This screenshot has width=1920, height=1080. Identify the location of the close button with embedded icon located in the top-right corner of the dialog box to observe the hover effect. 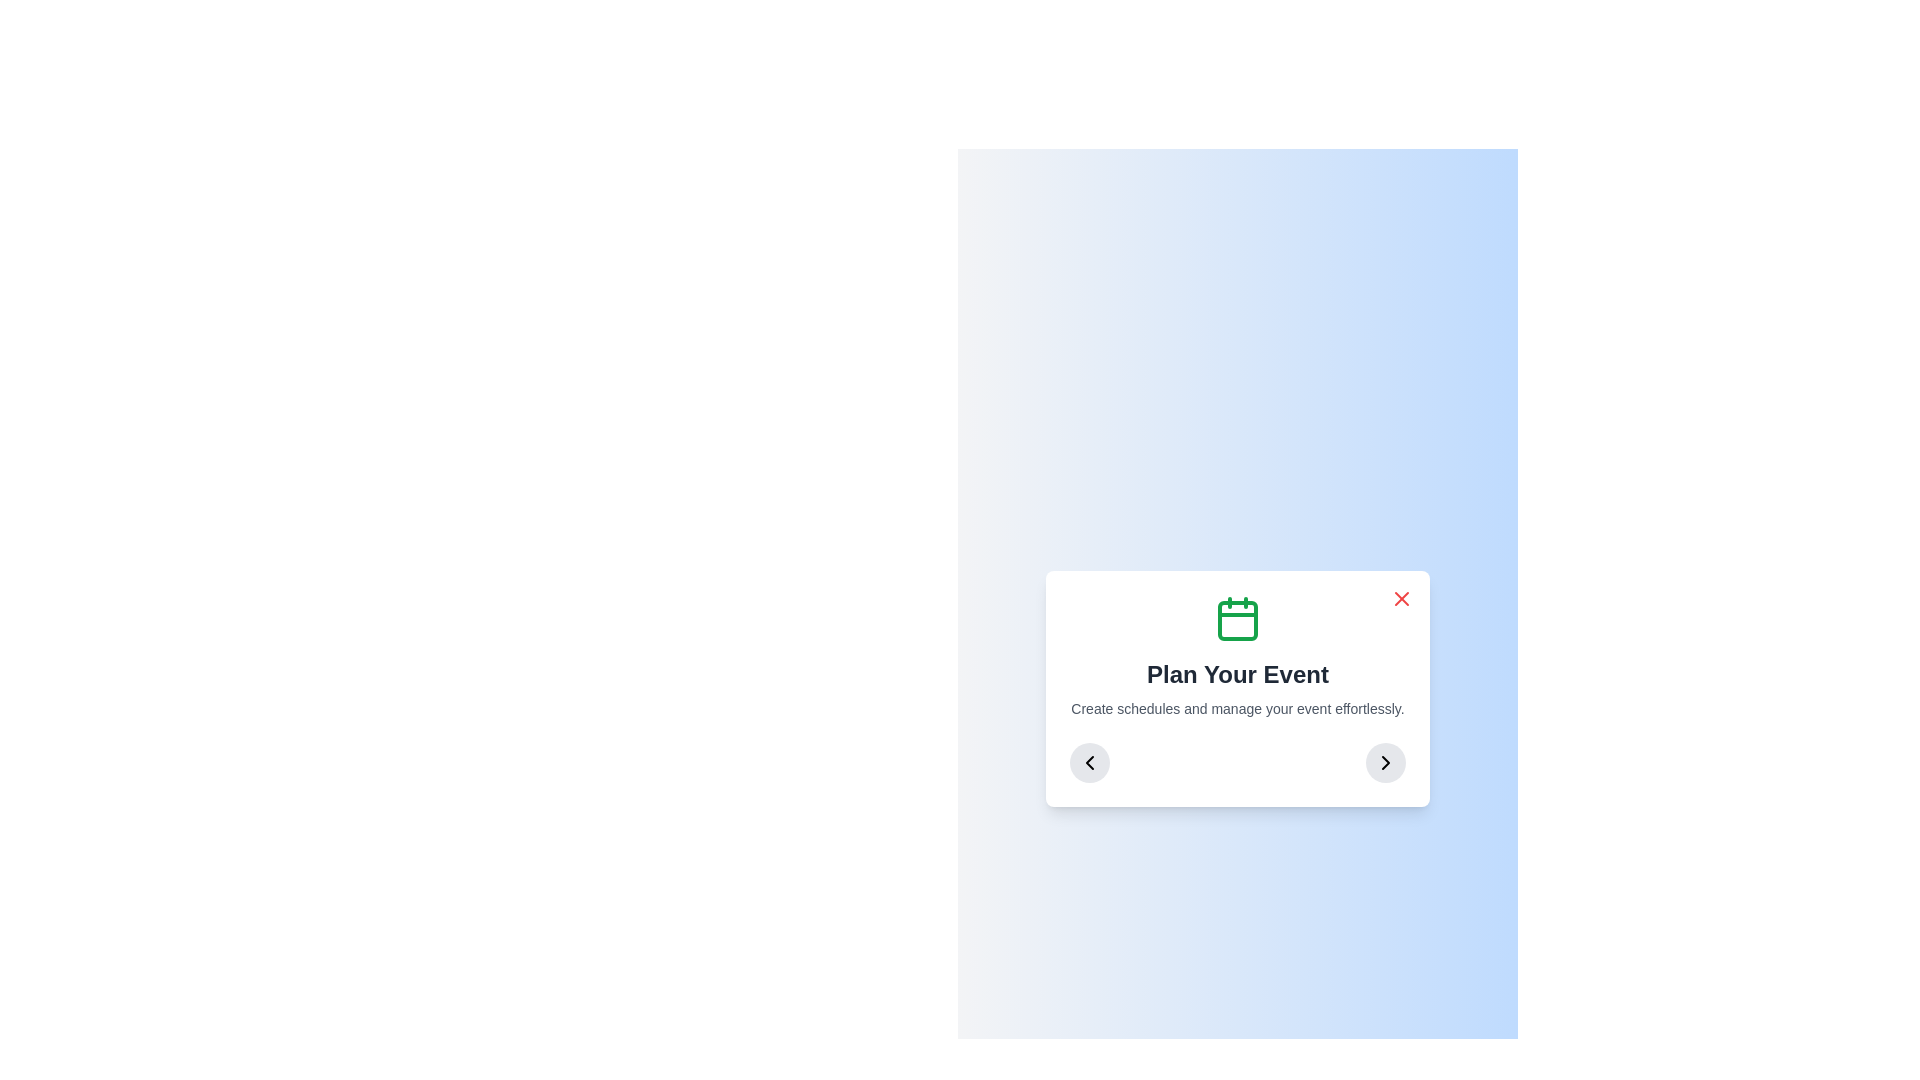
(1400, 597).